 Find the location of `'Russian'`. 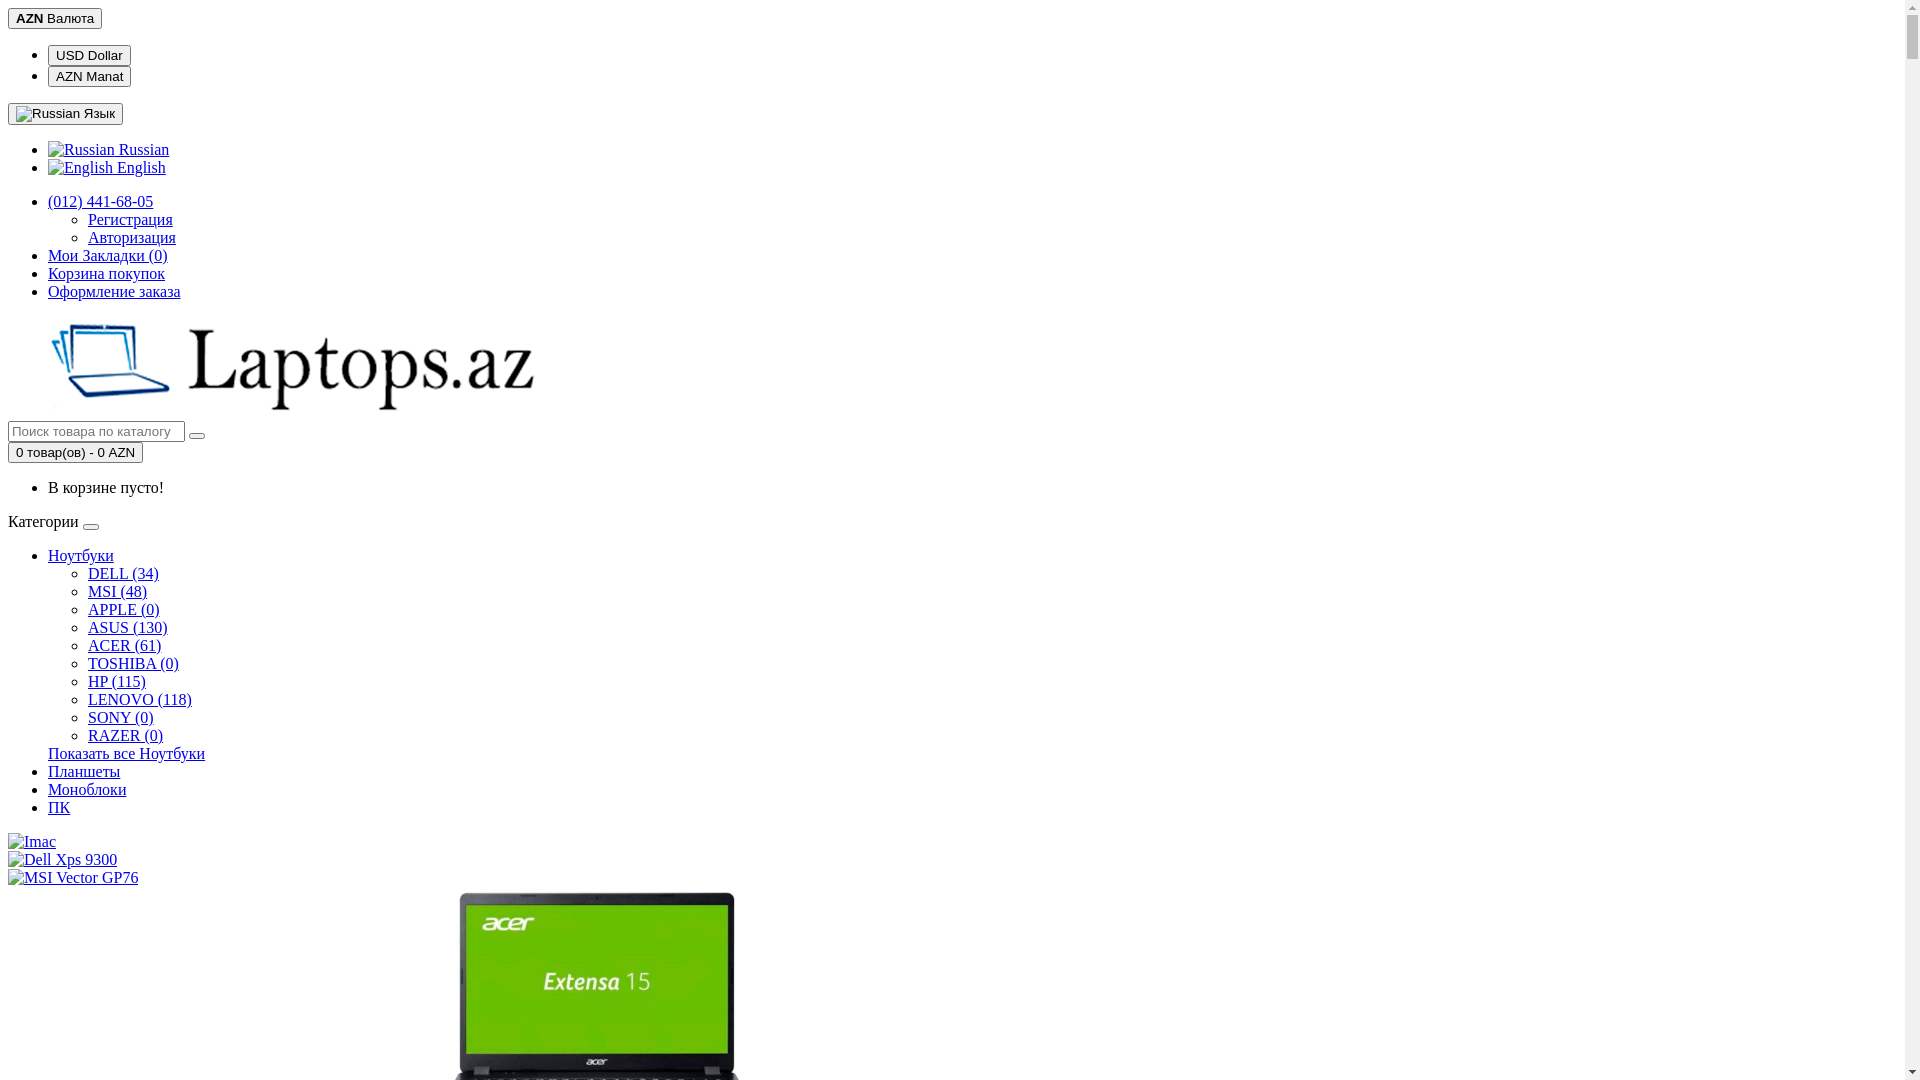

'Russian' is located at coordinates (80, 149).